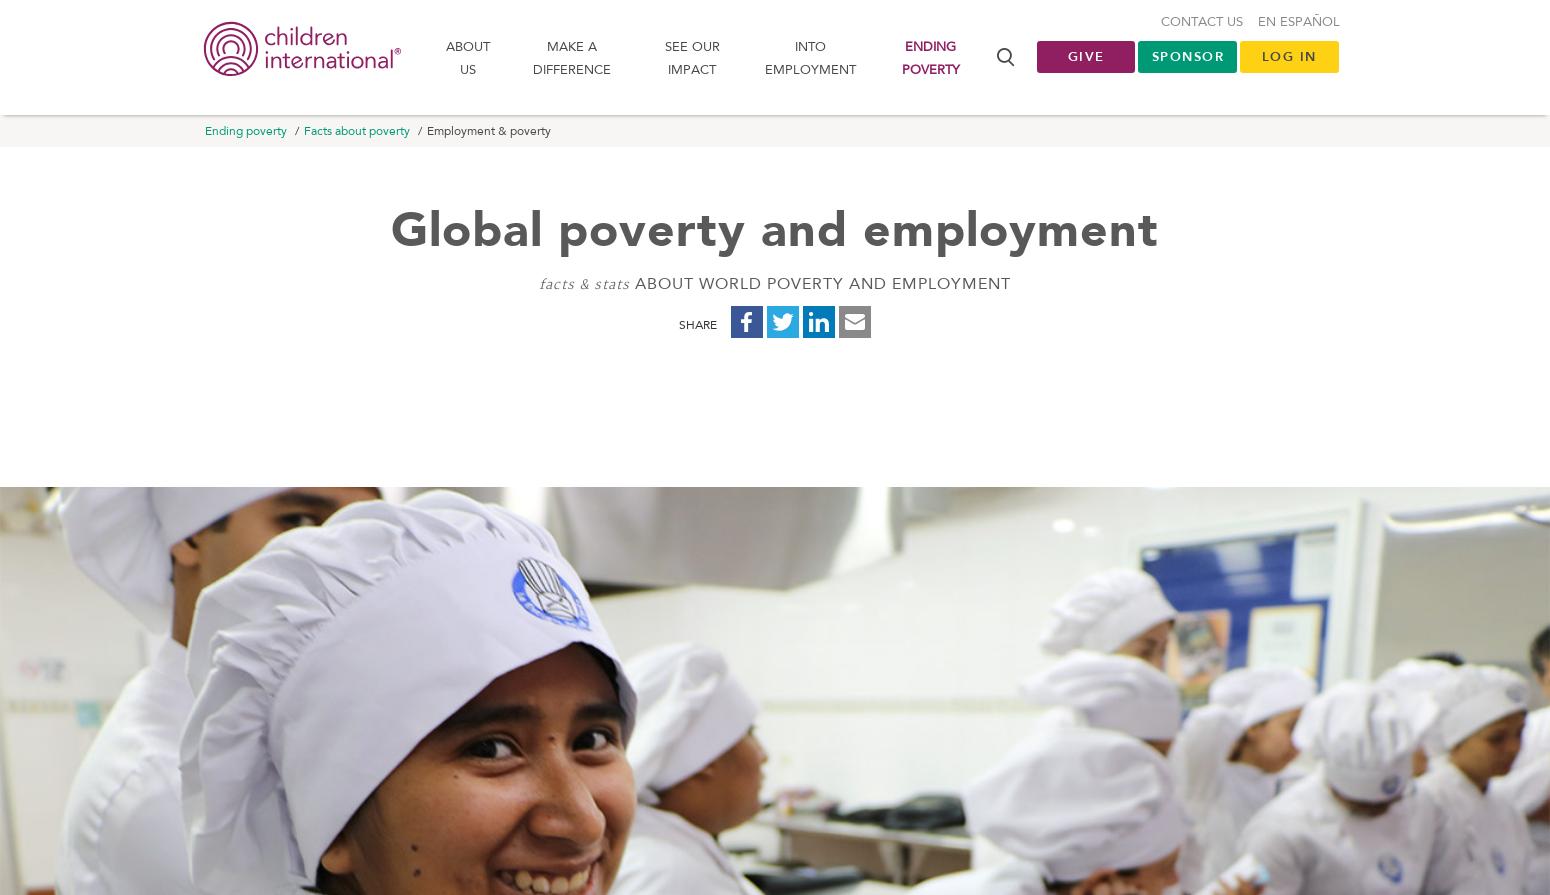 The width and height of the screenshot is (1550, 895). I want to click on 'En Español', so click(1298, 26).